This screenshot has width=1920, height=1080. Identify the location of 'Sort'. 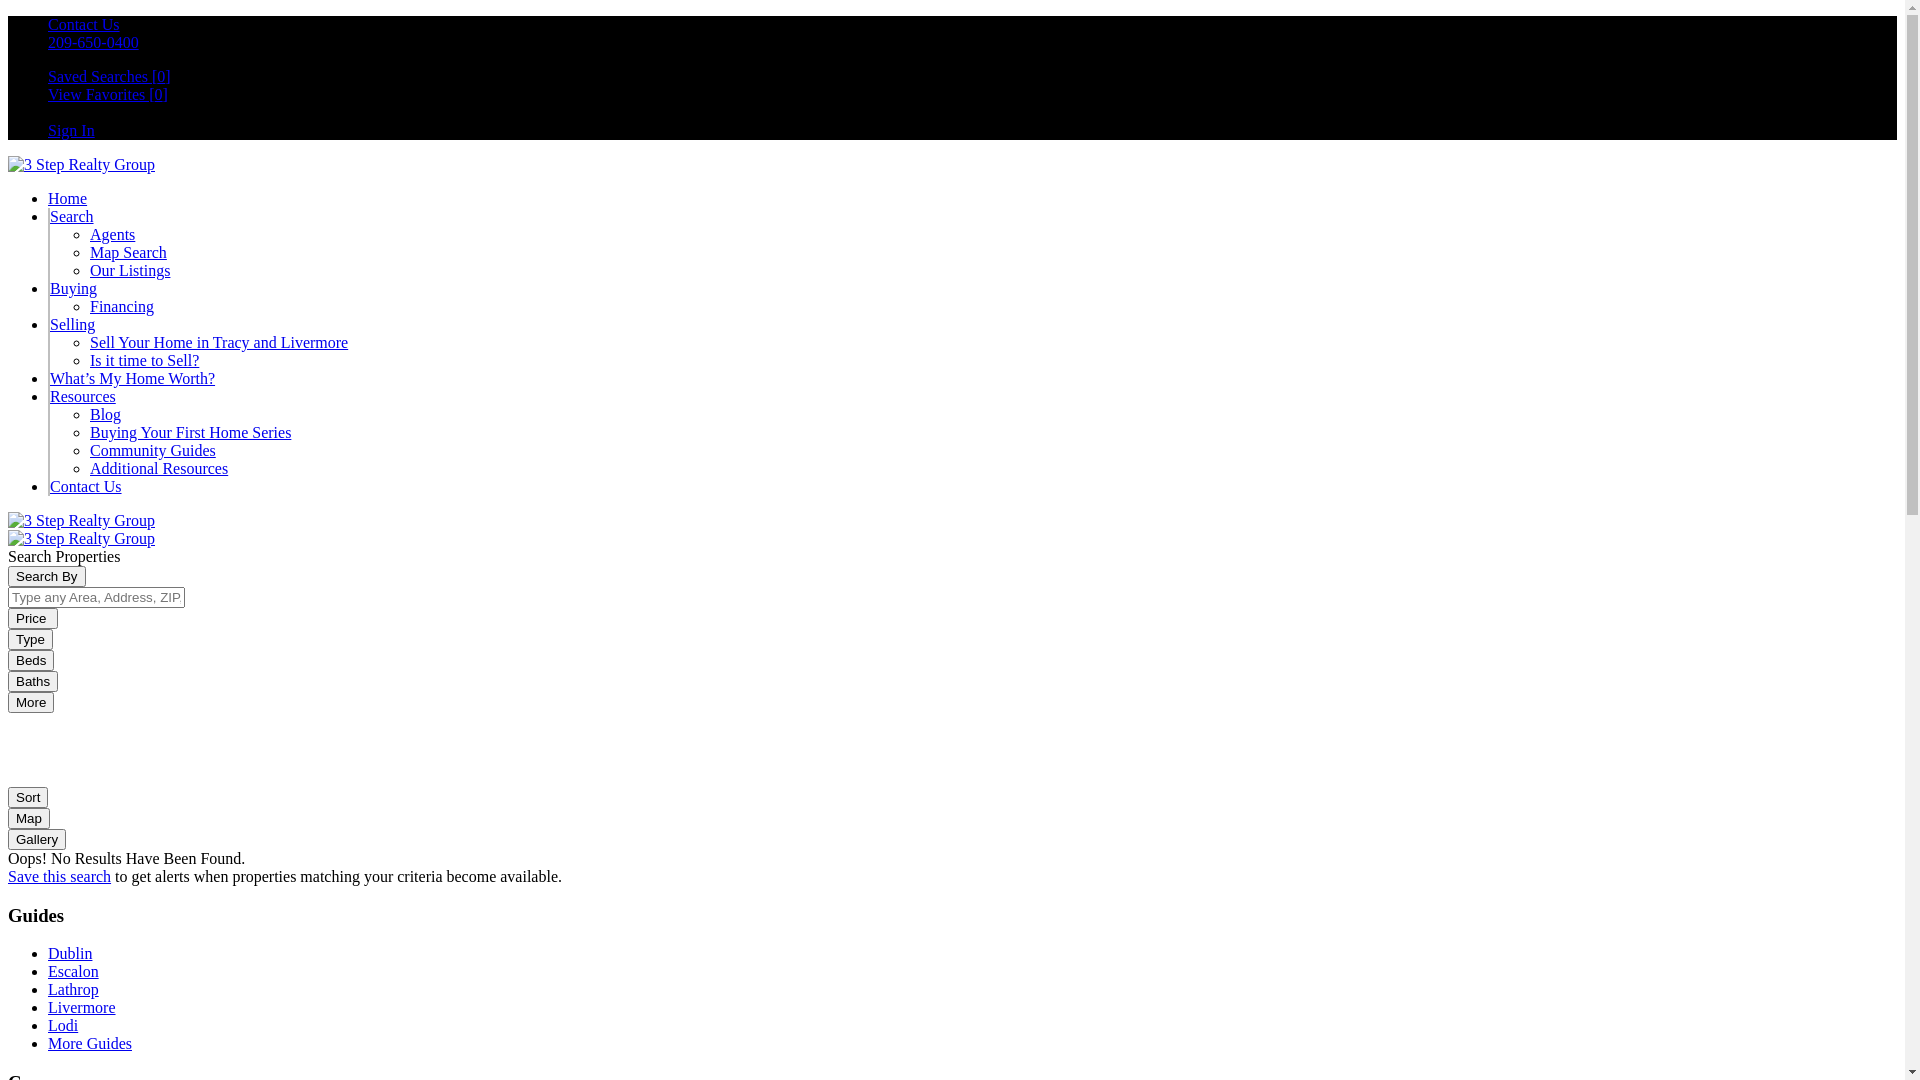
(28, 796).